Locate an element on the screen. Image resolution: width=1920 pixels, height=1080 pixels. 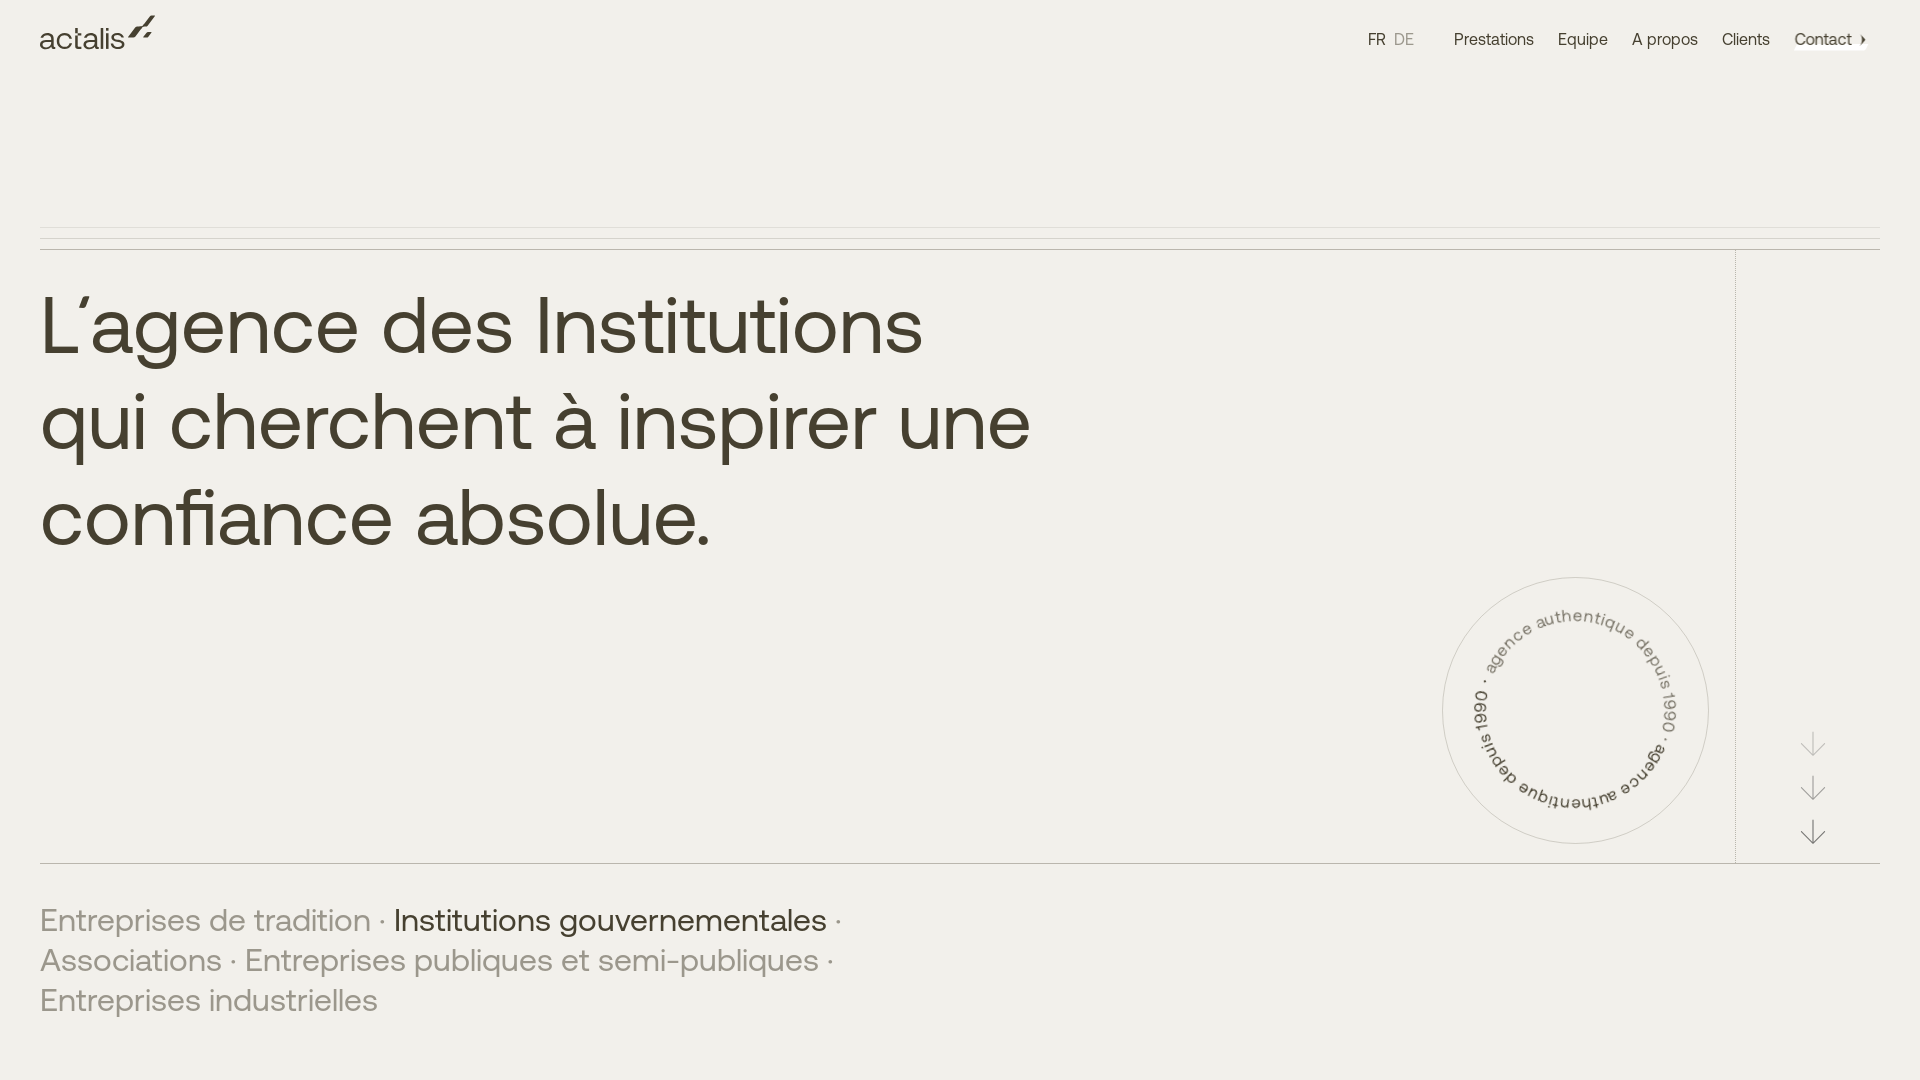
'Clients' is located at coordinates (1745, 39).